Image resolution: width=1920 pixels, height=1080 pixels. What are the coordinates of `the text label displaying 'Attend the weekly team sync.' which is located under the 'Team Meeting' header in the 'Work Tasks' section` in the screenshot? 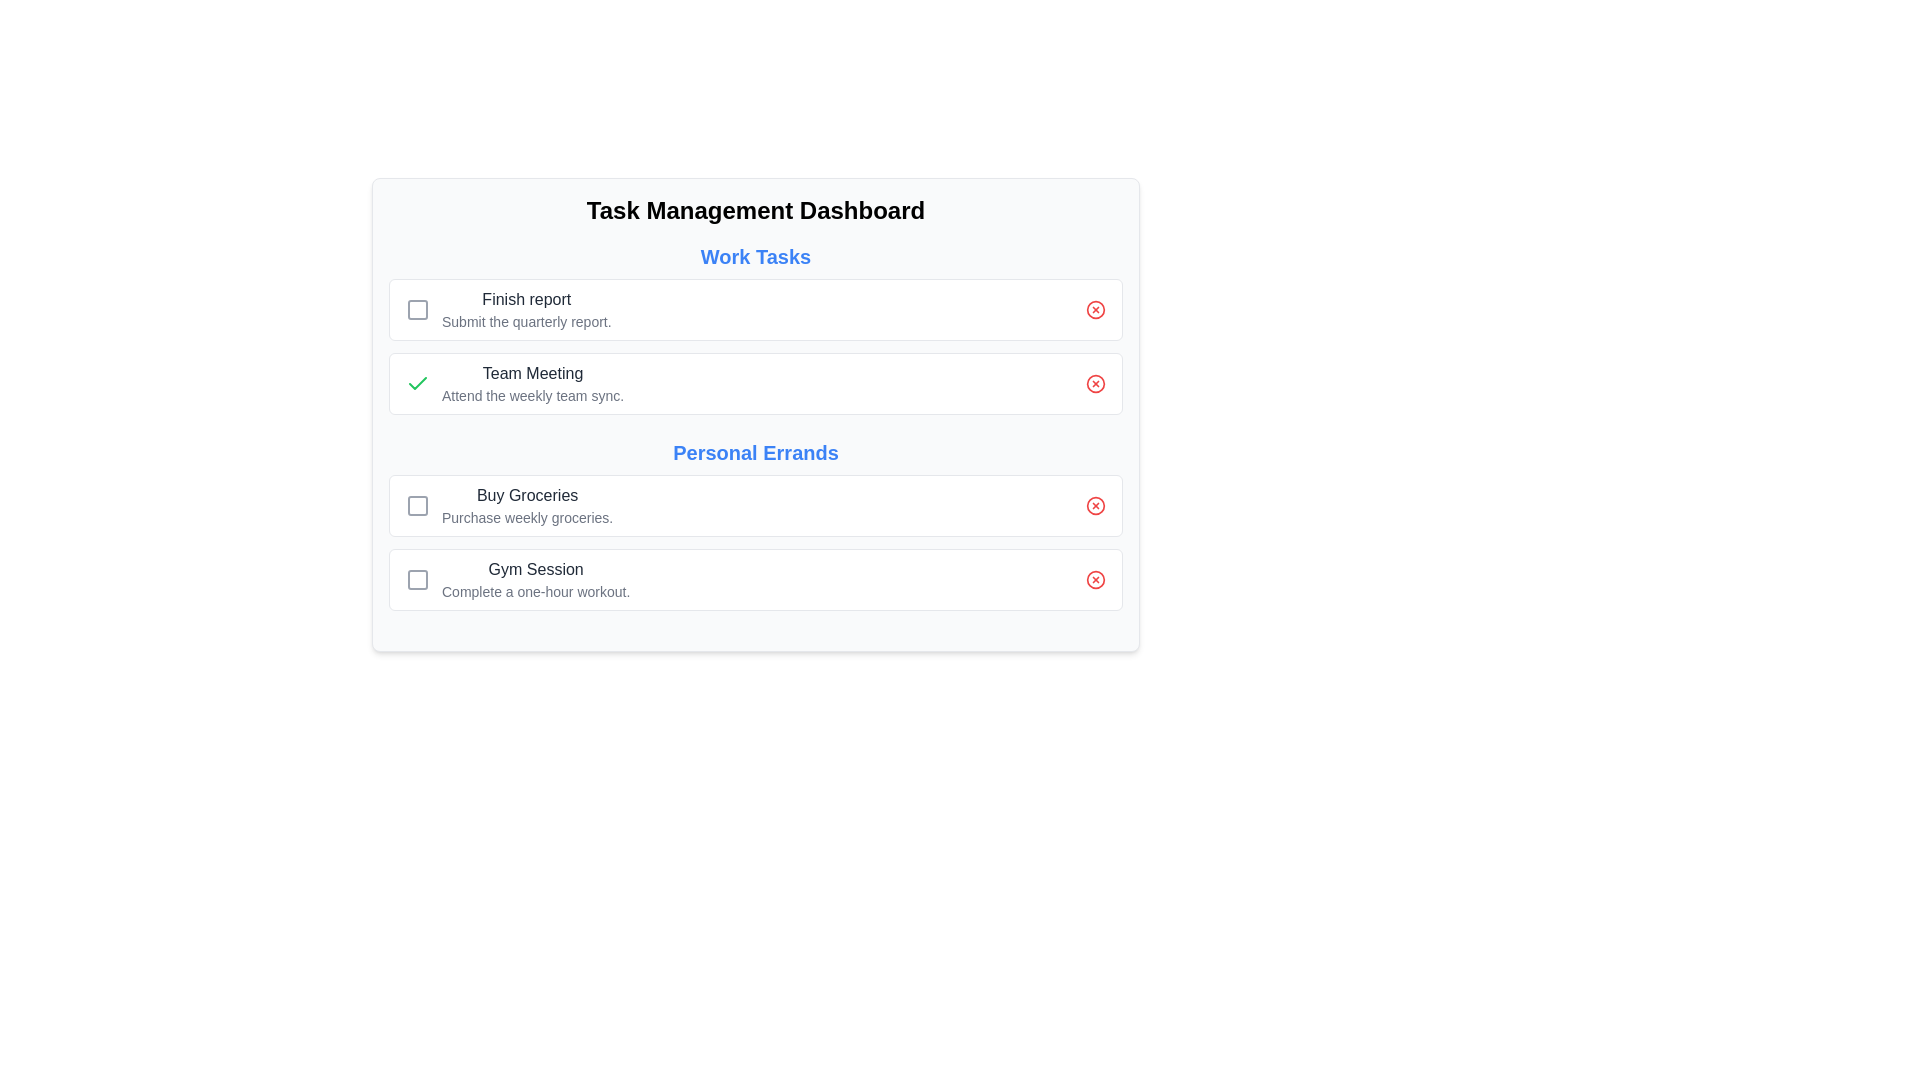 It's located at (532, 396).